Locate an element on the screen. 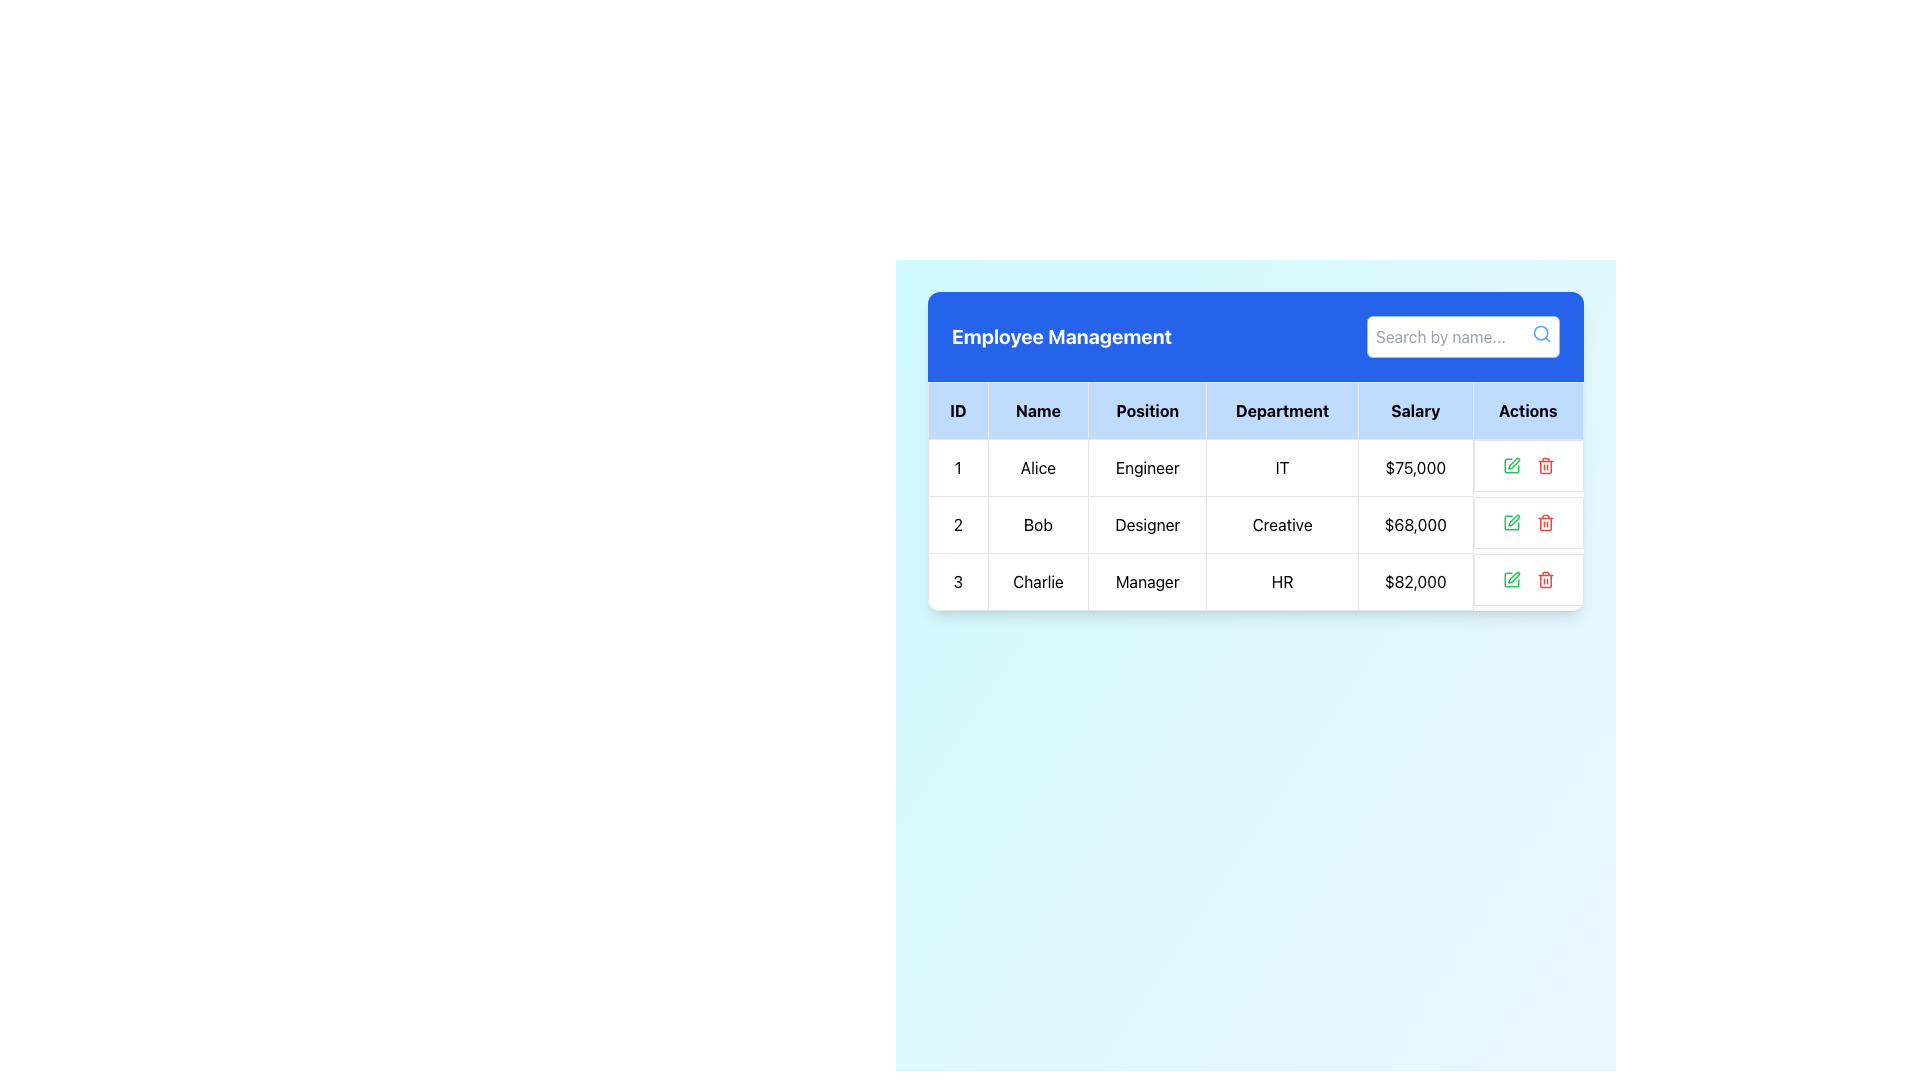  the icon group in the last cell of the 'Actions' column for the employee 'Bob', which includes options to edit and delete his information is located at coordinates (1527, 521).